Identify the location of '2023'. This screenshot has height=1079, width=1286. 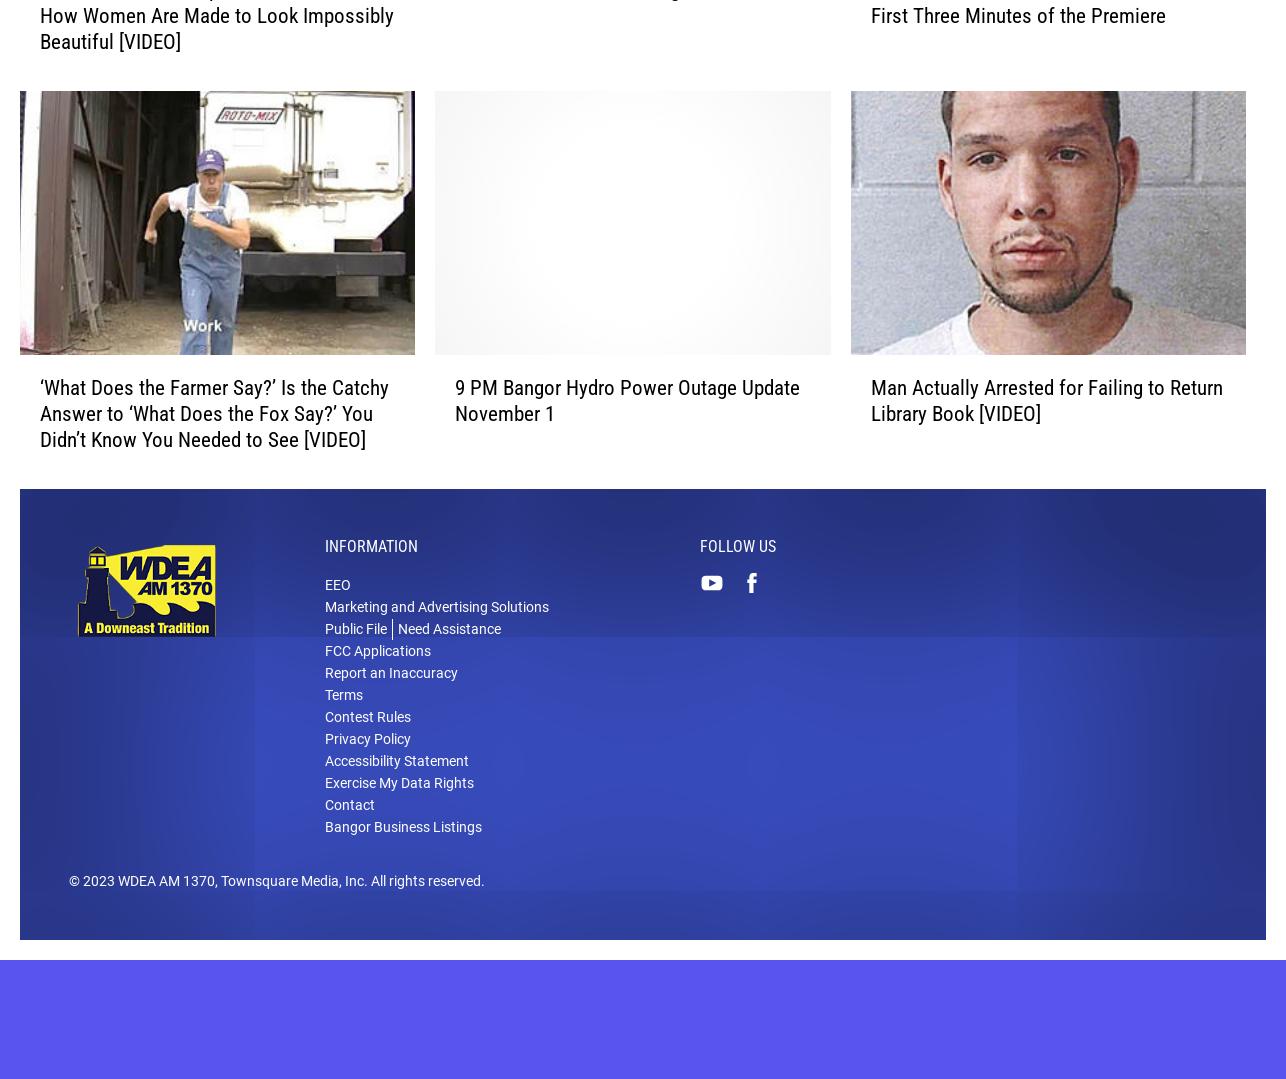
(99, 910).